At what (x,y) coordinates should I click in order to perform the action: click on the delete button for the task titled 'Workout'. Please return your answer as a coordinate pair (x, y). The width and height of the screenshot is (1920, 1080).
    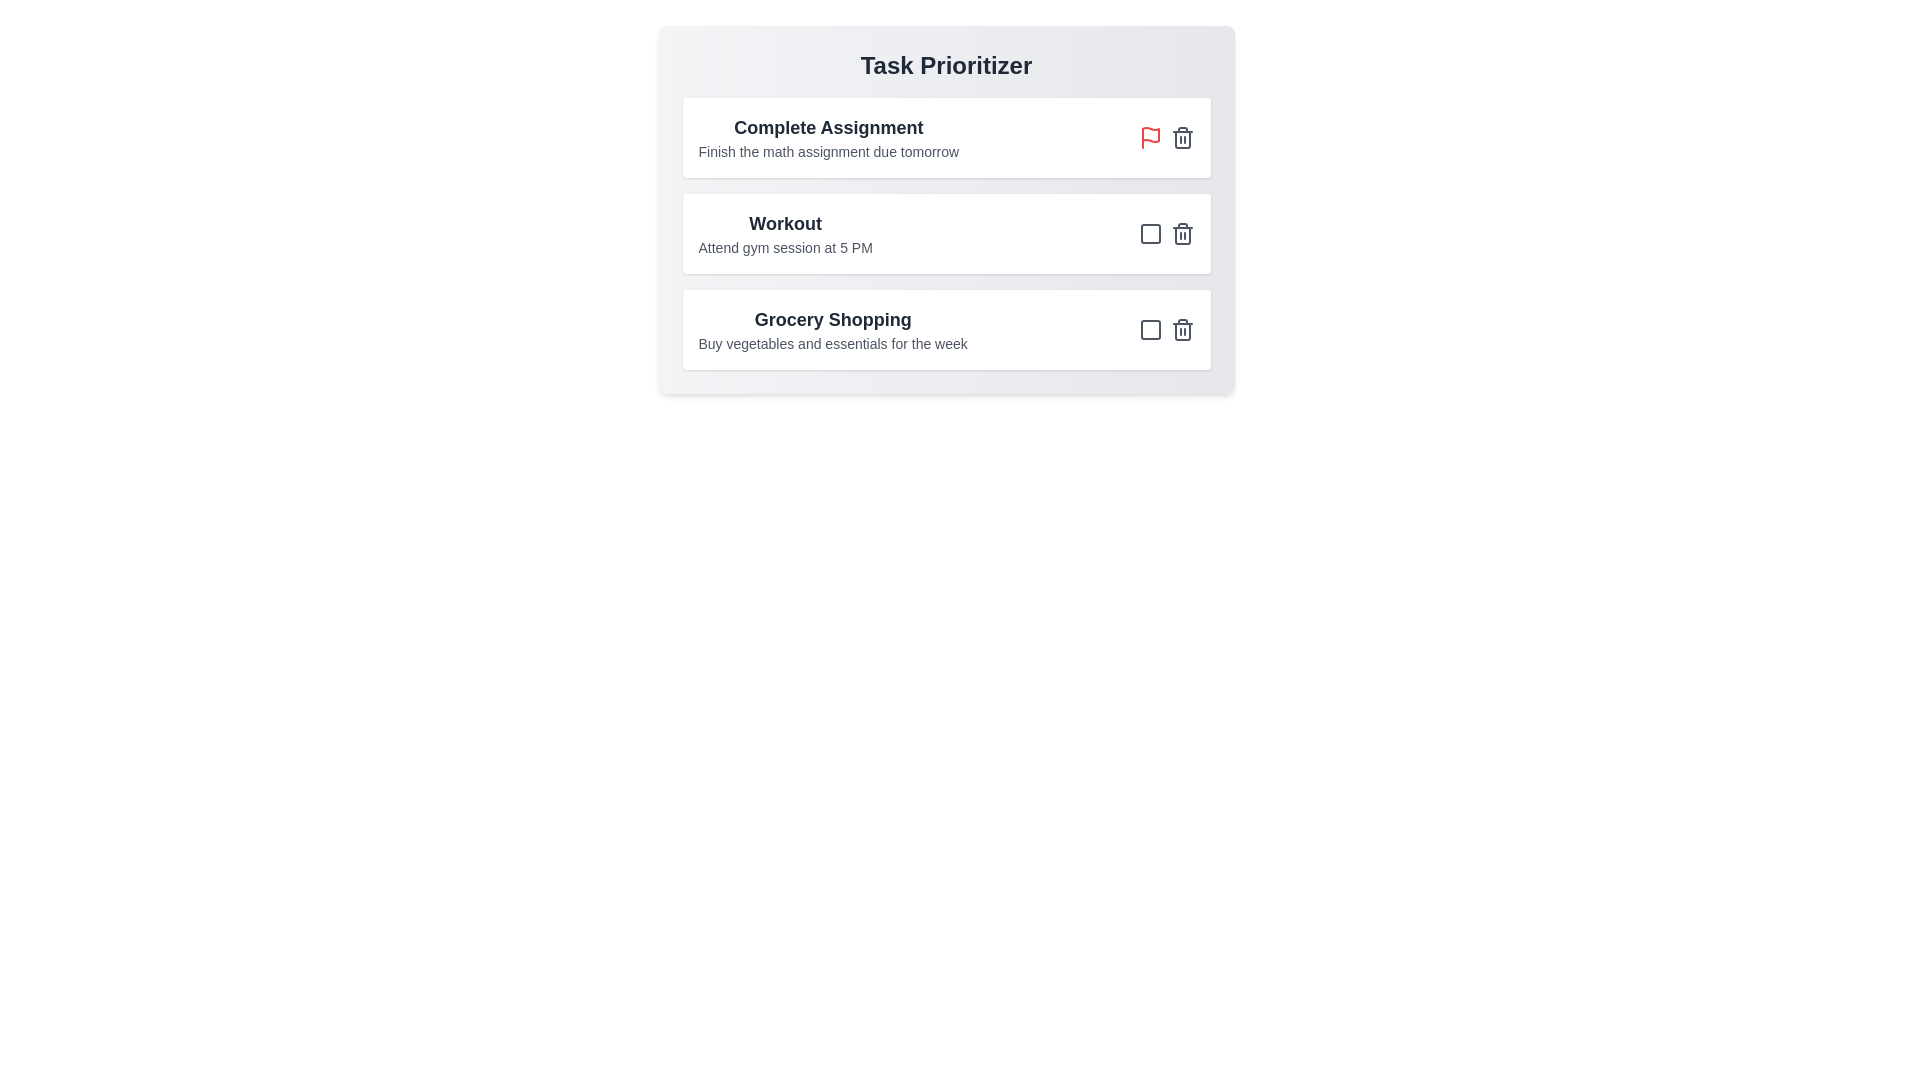
    Looking at the image, I should click on (1182, 233).